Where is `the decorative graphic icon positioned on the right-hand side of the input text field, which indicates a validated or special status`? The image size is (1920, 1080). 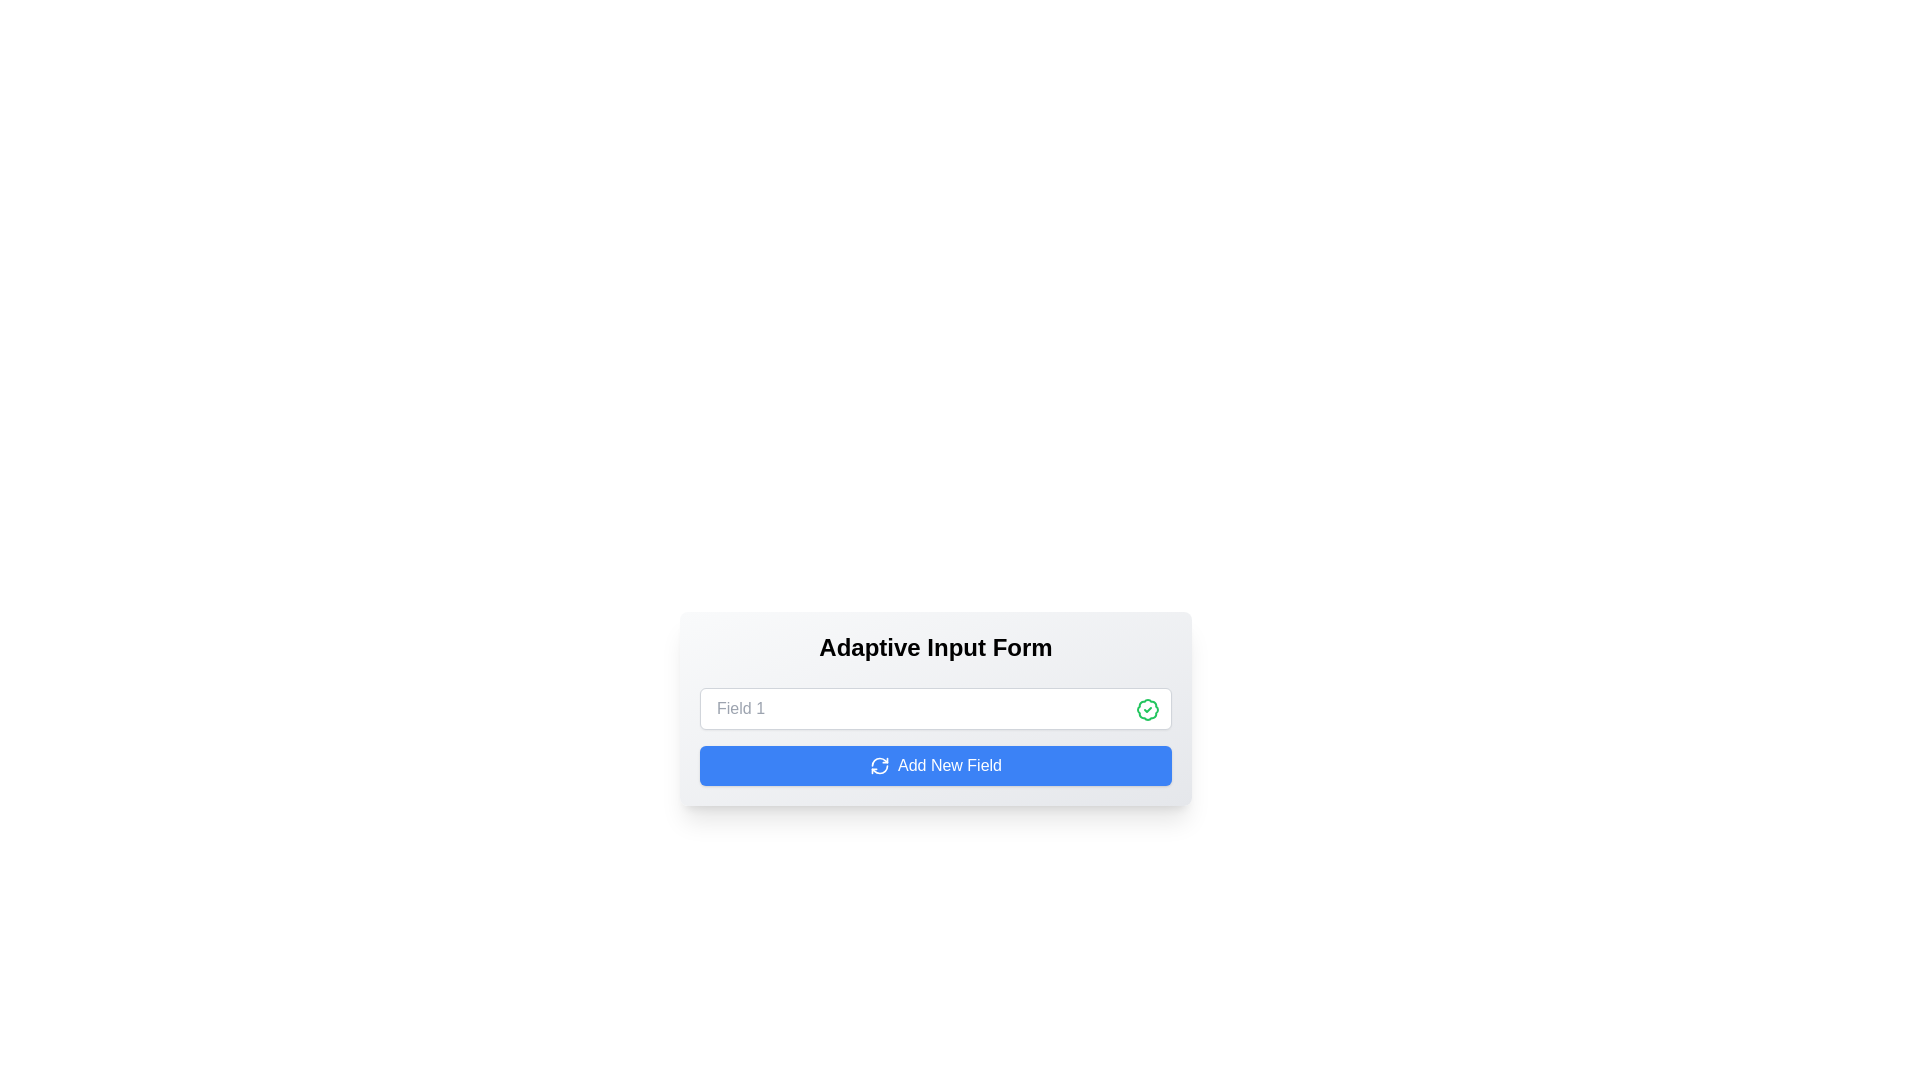 the decorative graphic icon positioned on the right-hand side of the input text field, which indicates a validated or special status is located at coordinates (1147, 708).